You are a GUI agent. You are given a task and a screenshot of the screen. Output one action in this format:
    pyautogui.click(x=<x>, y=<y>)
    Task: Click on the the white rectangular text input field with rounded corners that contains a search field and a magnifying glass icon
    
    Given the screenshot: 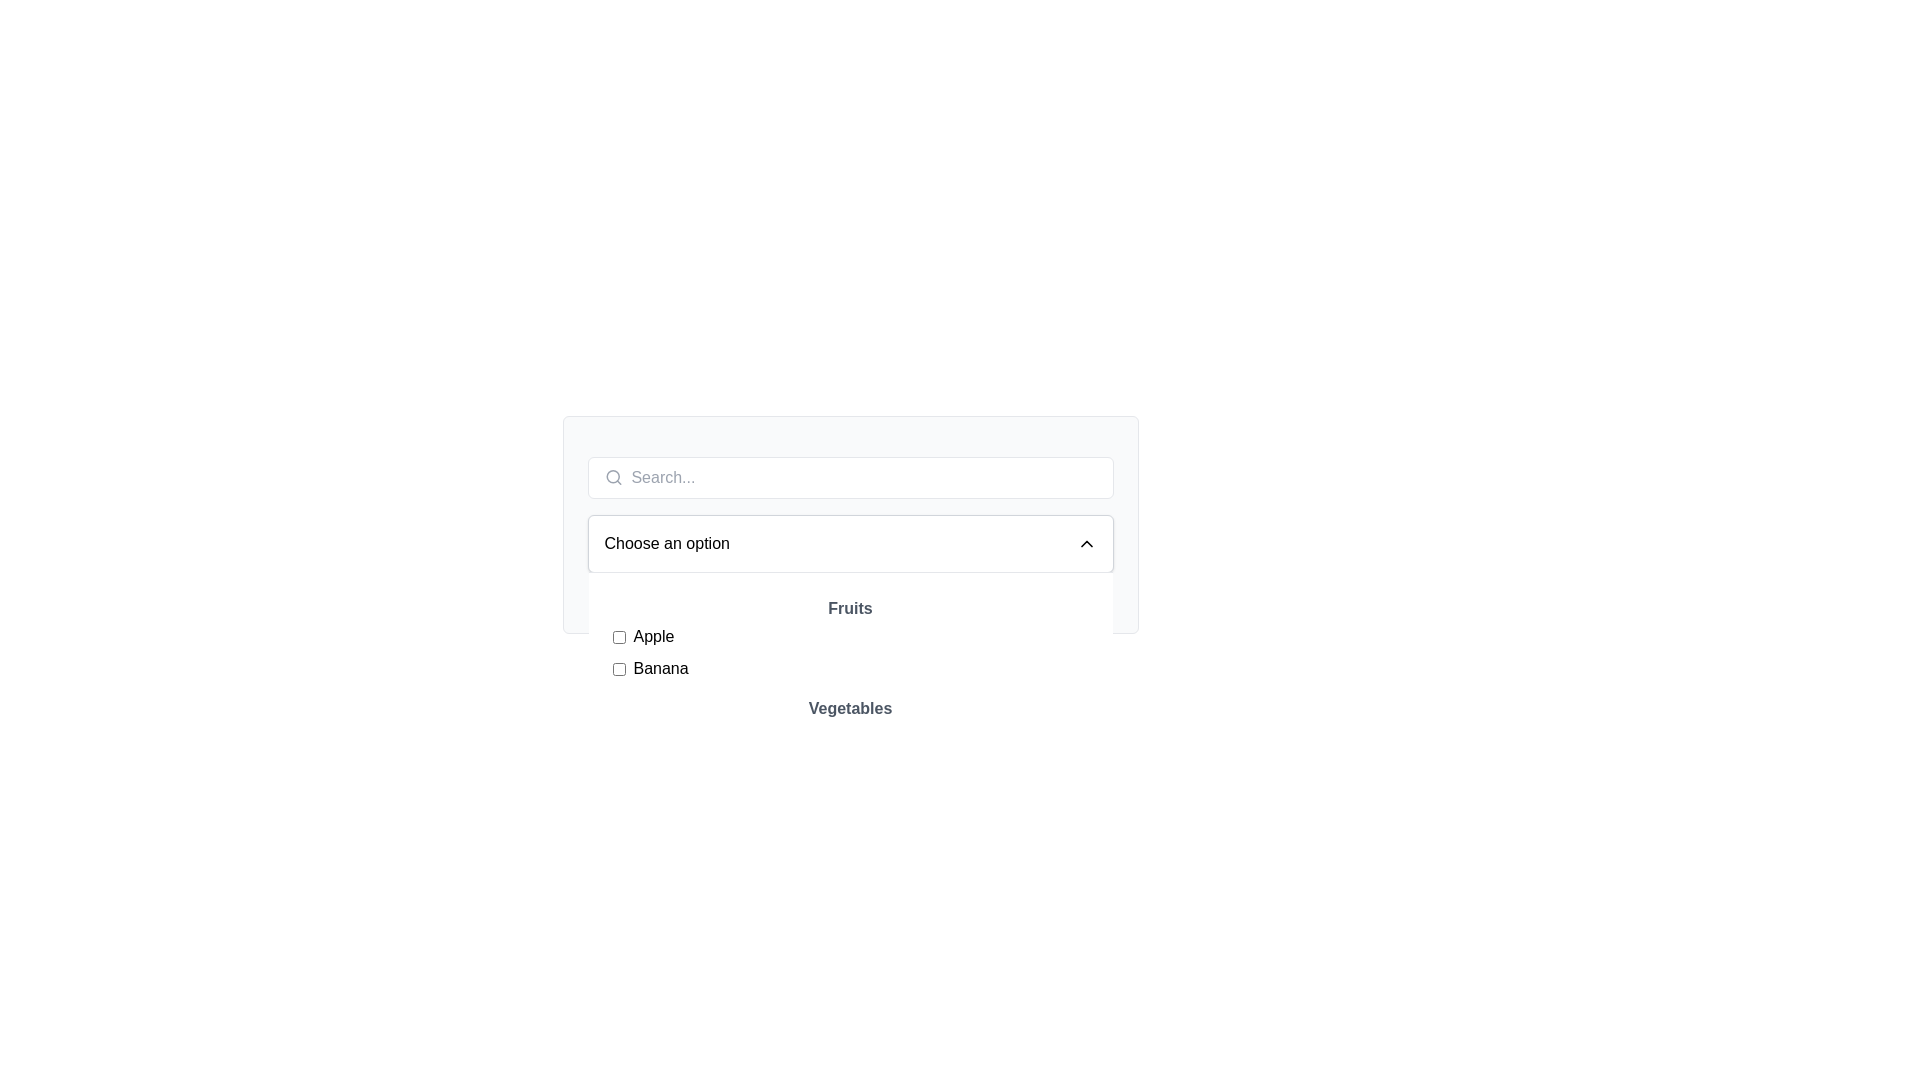 What is the action you would take?
    pyautogui.click(x=850, y=478)
    